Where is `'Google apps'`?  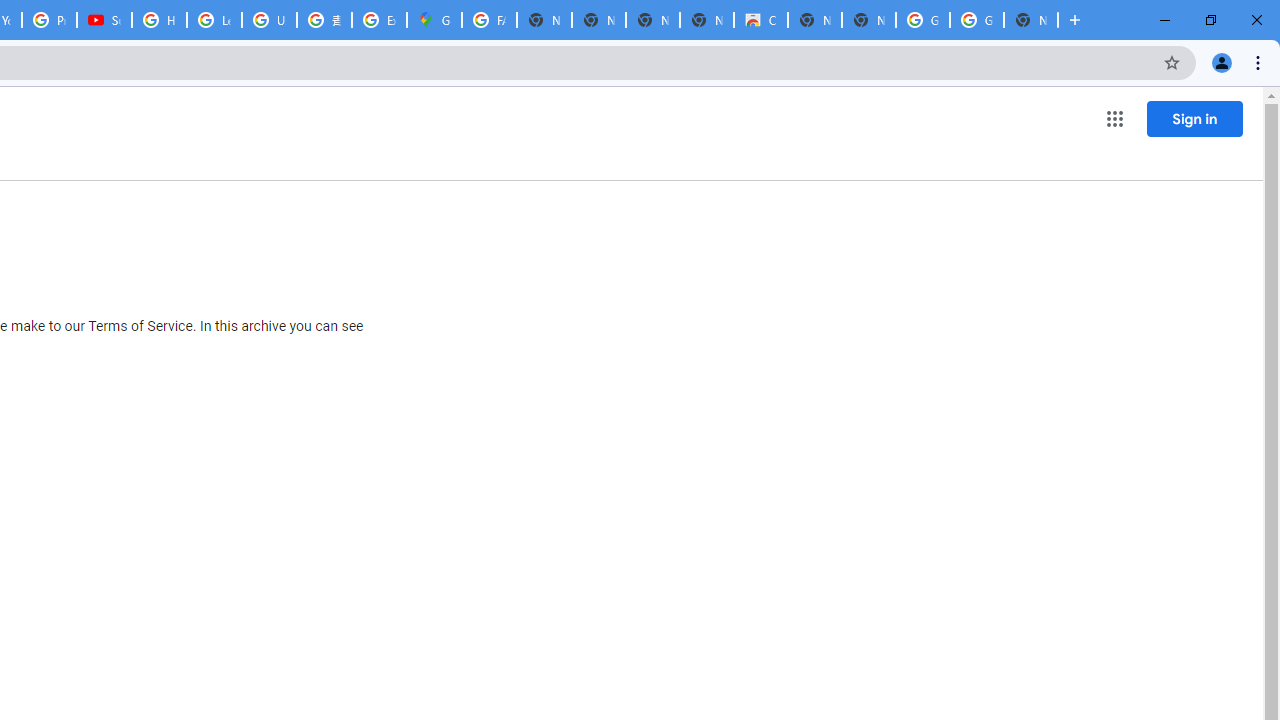 'Google apps' is located at coordinates (1113, 119).